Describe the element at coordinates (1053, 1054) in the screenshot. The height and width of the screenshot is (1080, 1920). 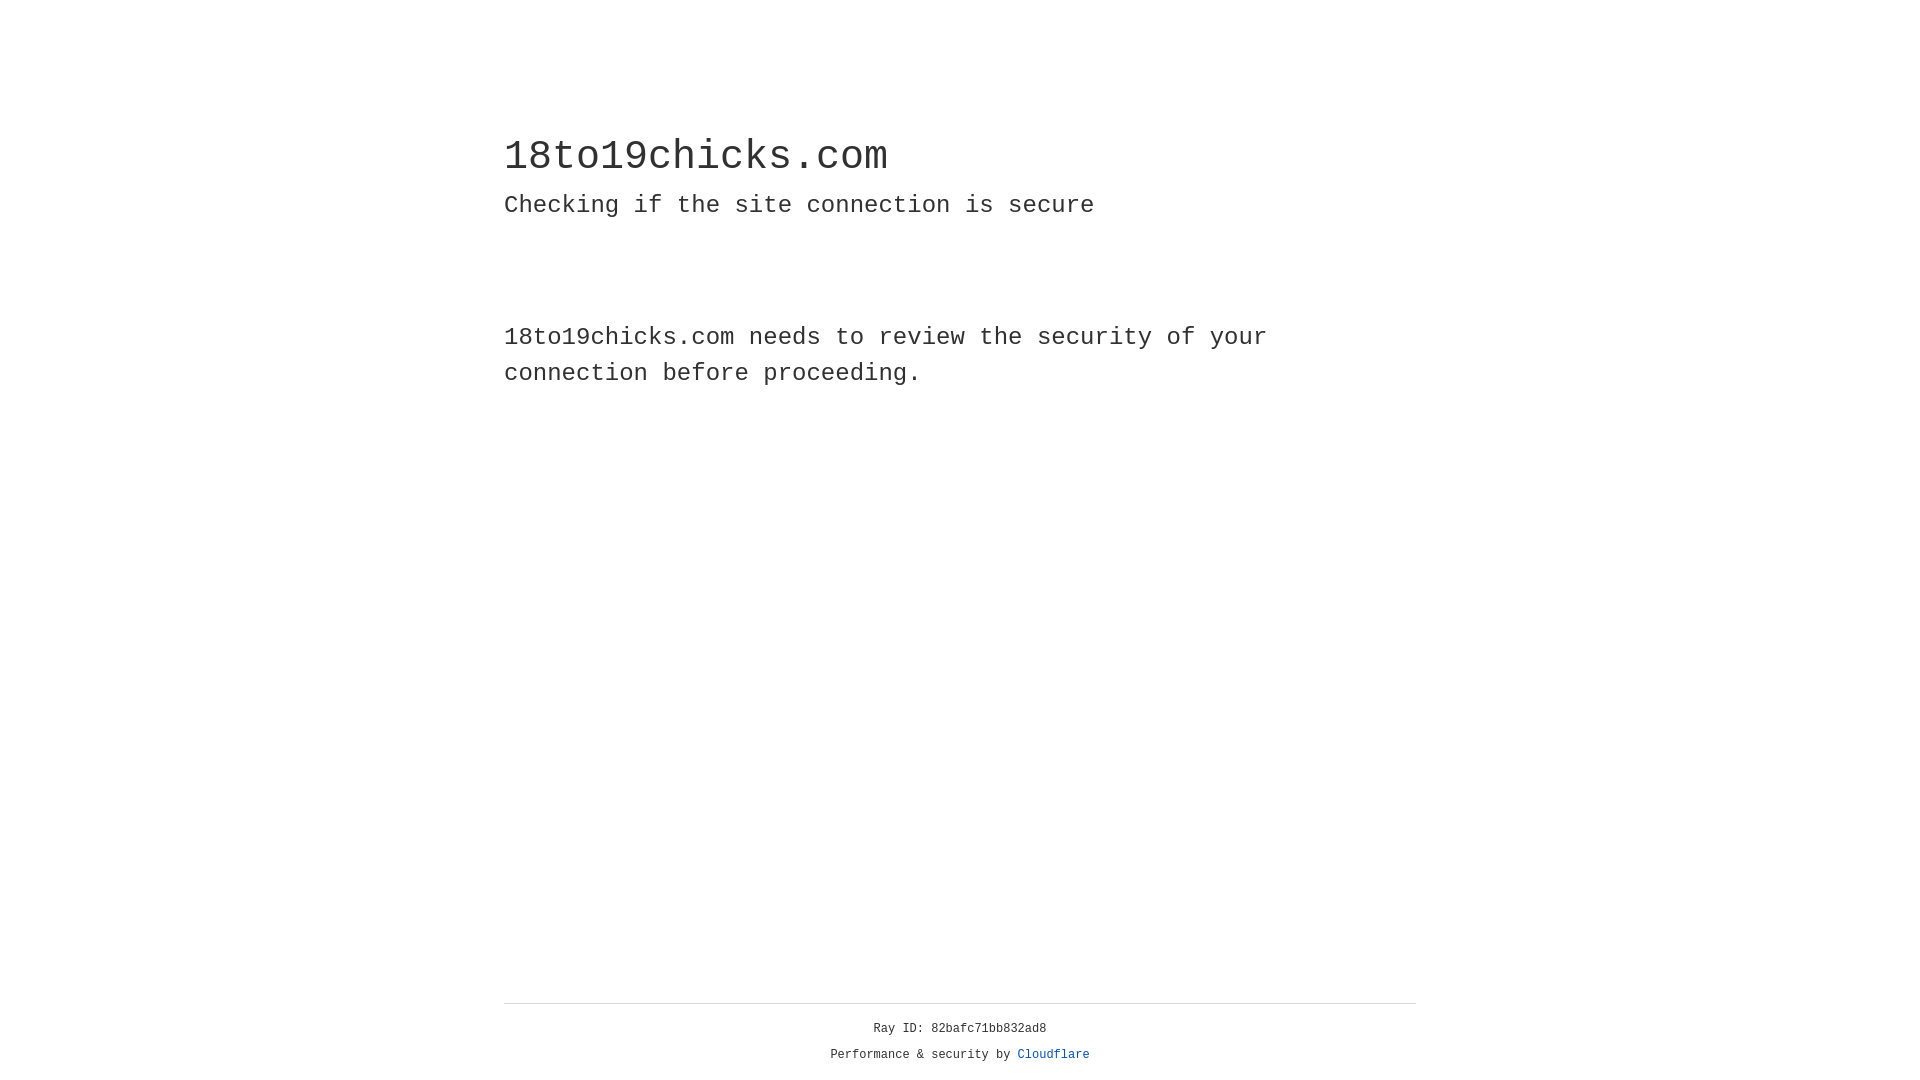
I see `'Cloudflare'` at that location.